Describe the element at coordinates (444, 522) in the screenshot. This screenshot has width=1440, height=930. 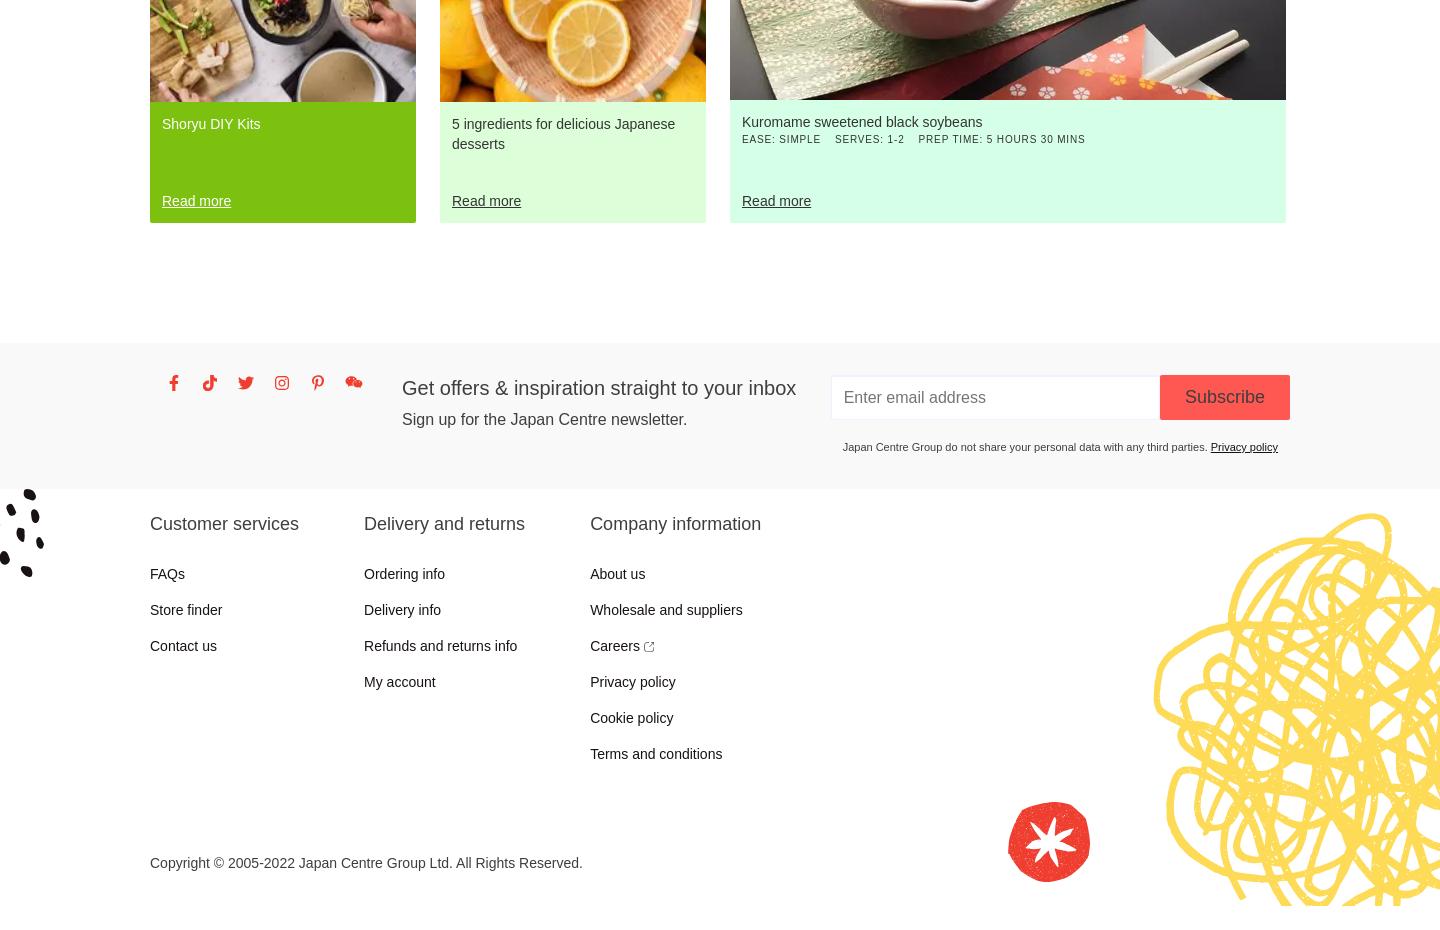
I see `'Delivery and returns'` at that location.